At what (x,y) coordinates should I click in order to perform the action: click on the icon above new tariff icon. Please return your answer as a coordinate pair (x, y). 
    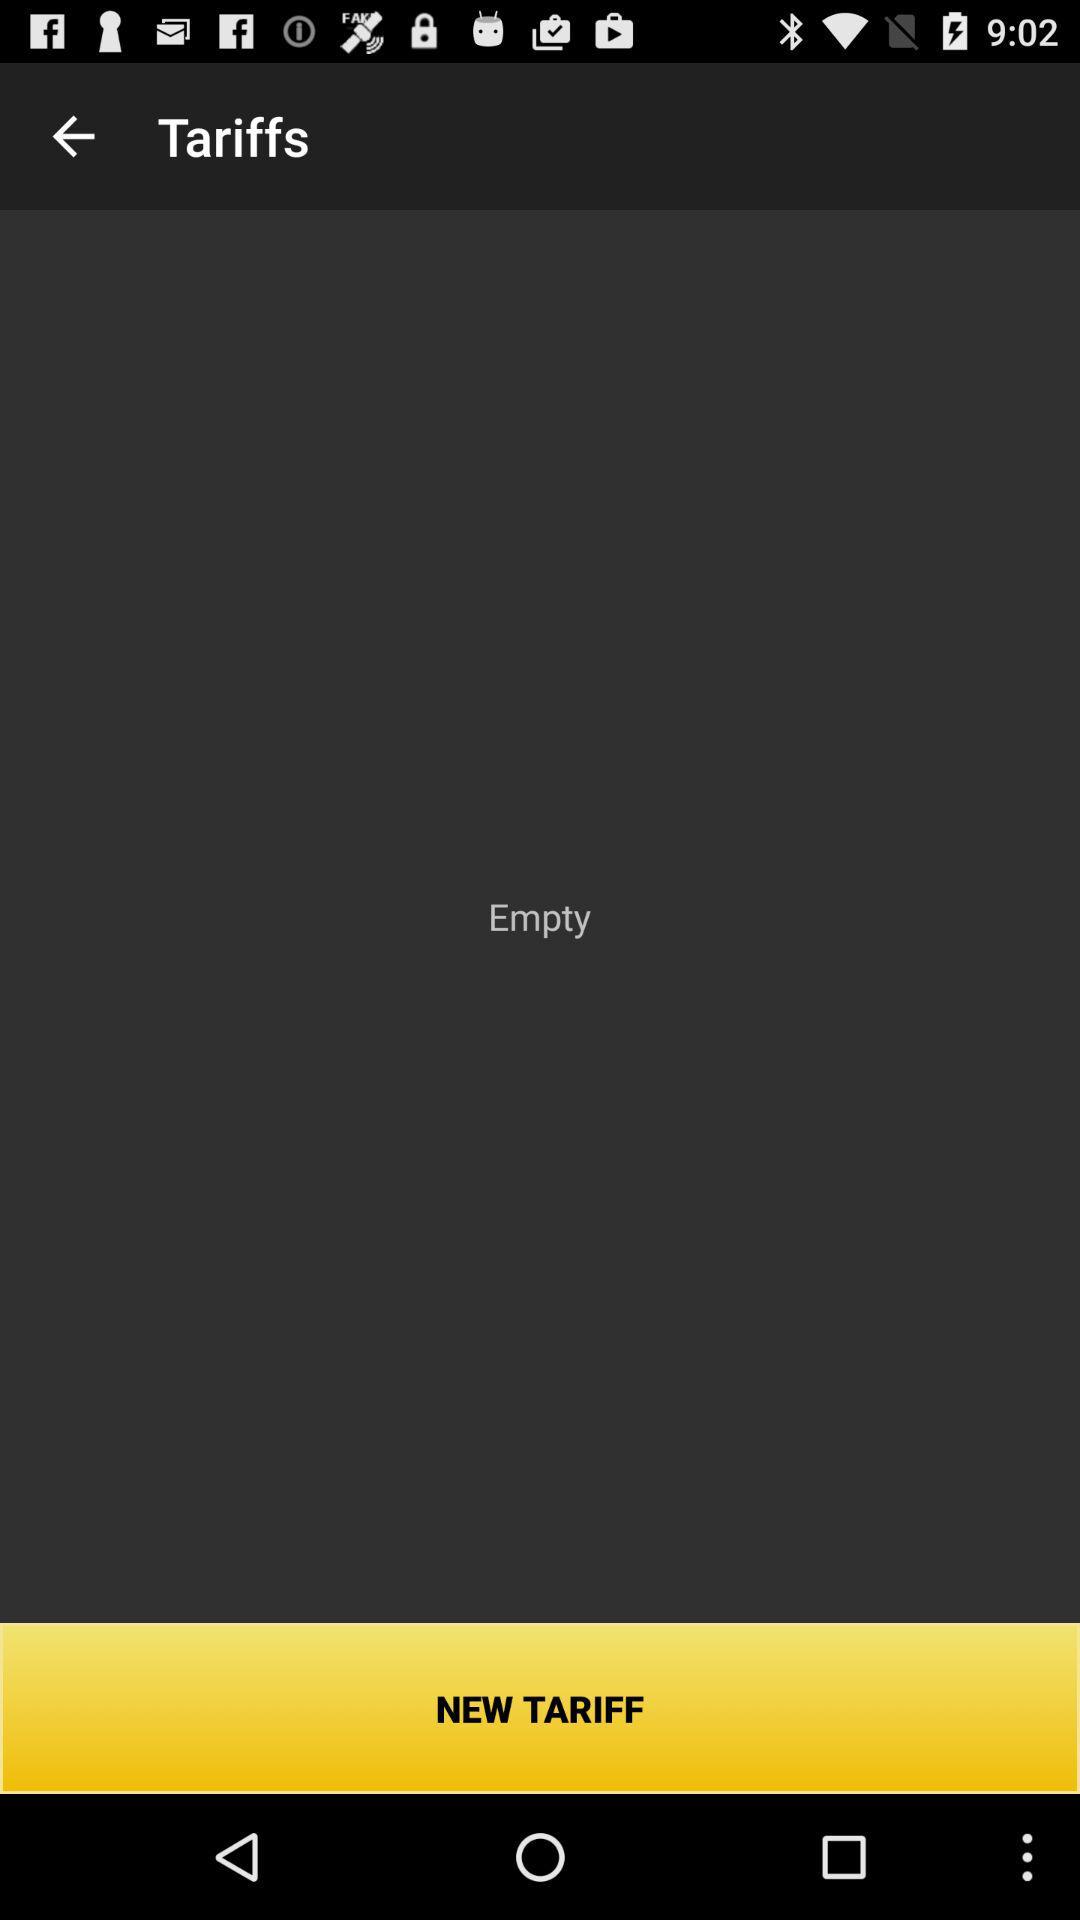
    Looking at the image, I should click on (72, 135).